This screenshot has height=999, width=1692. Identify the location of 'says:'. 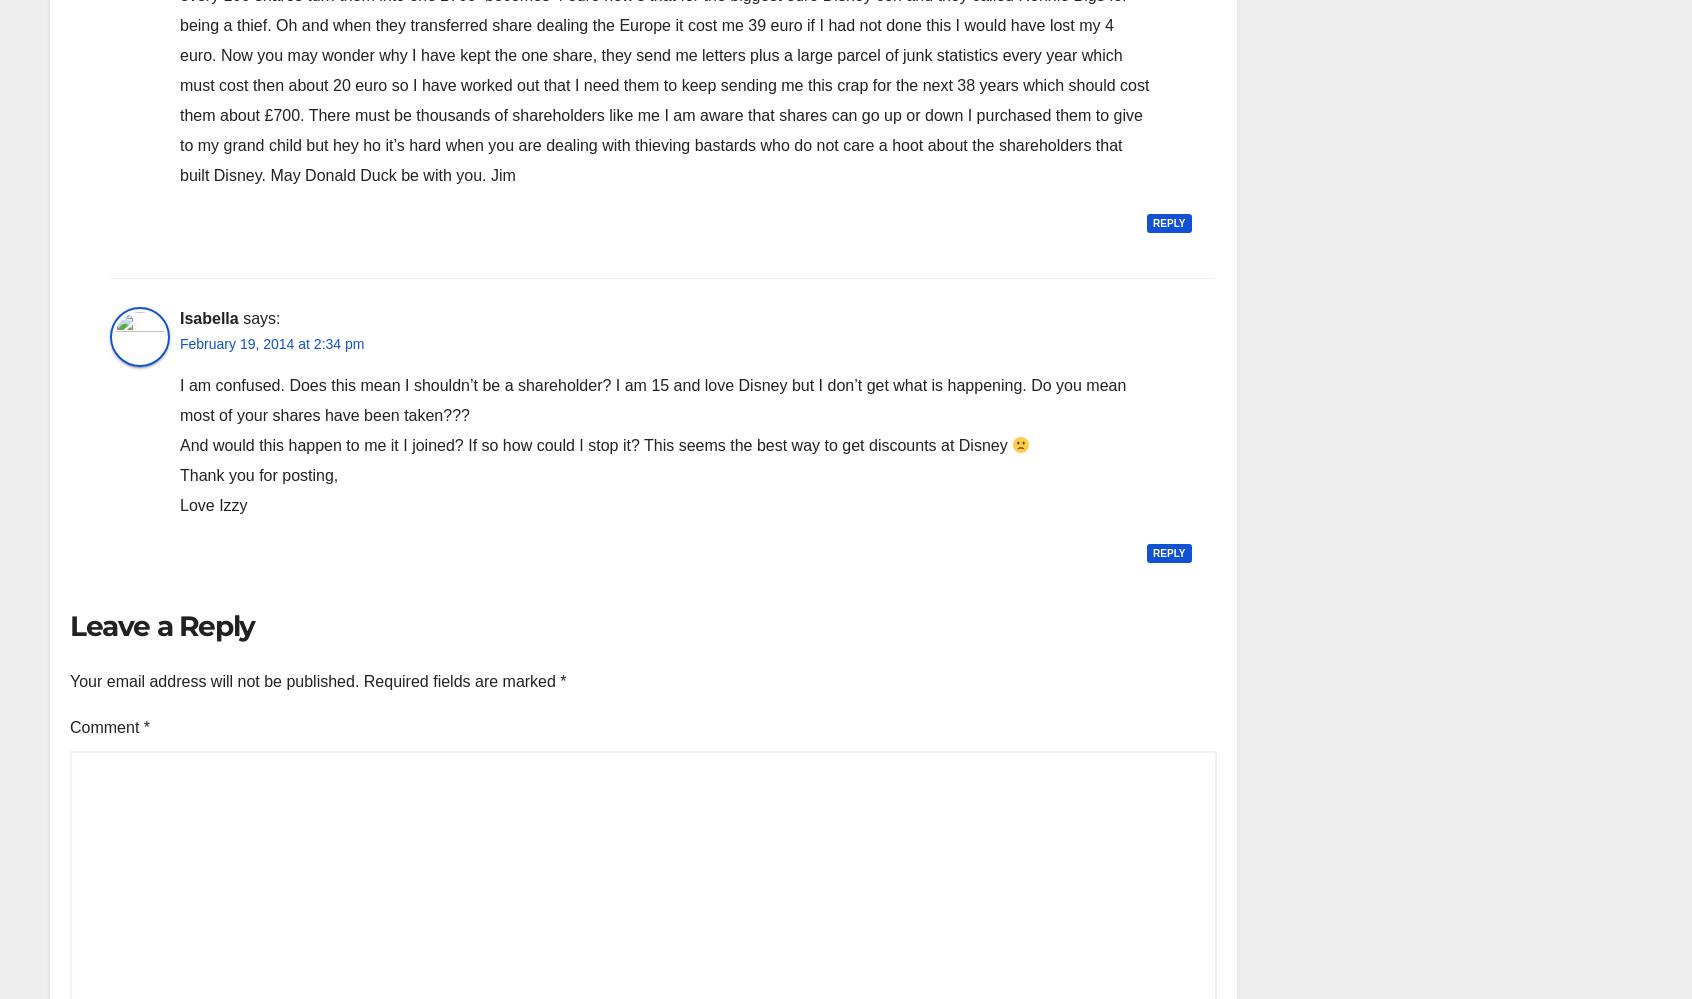
(261, 317).